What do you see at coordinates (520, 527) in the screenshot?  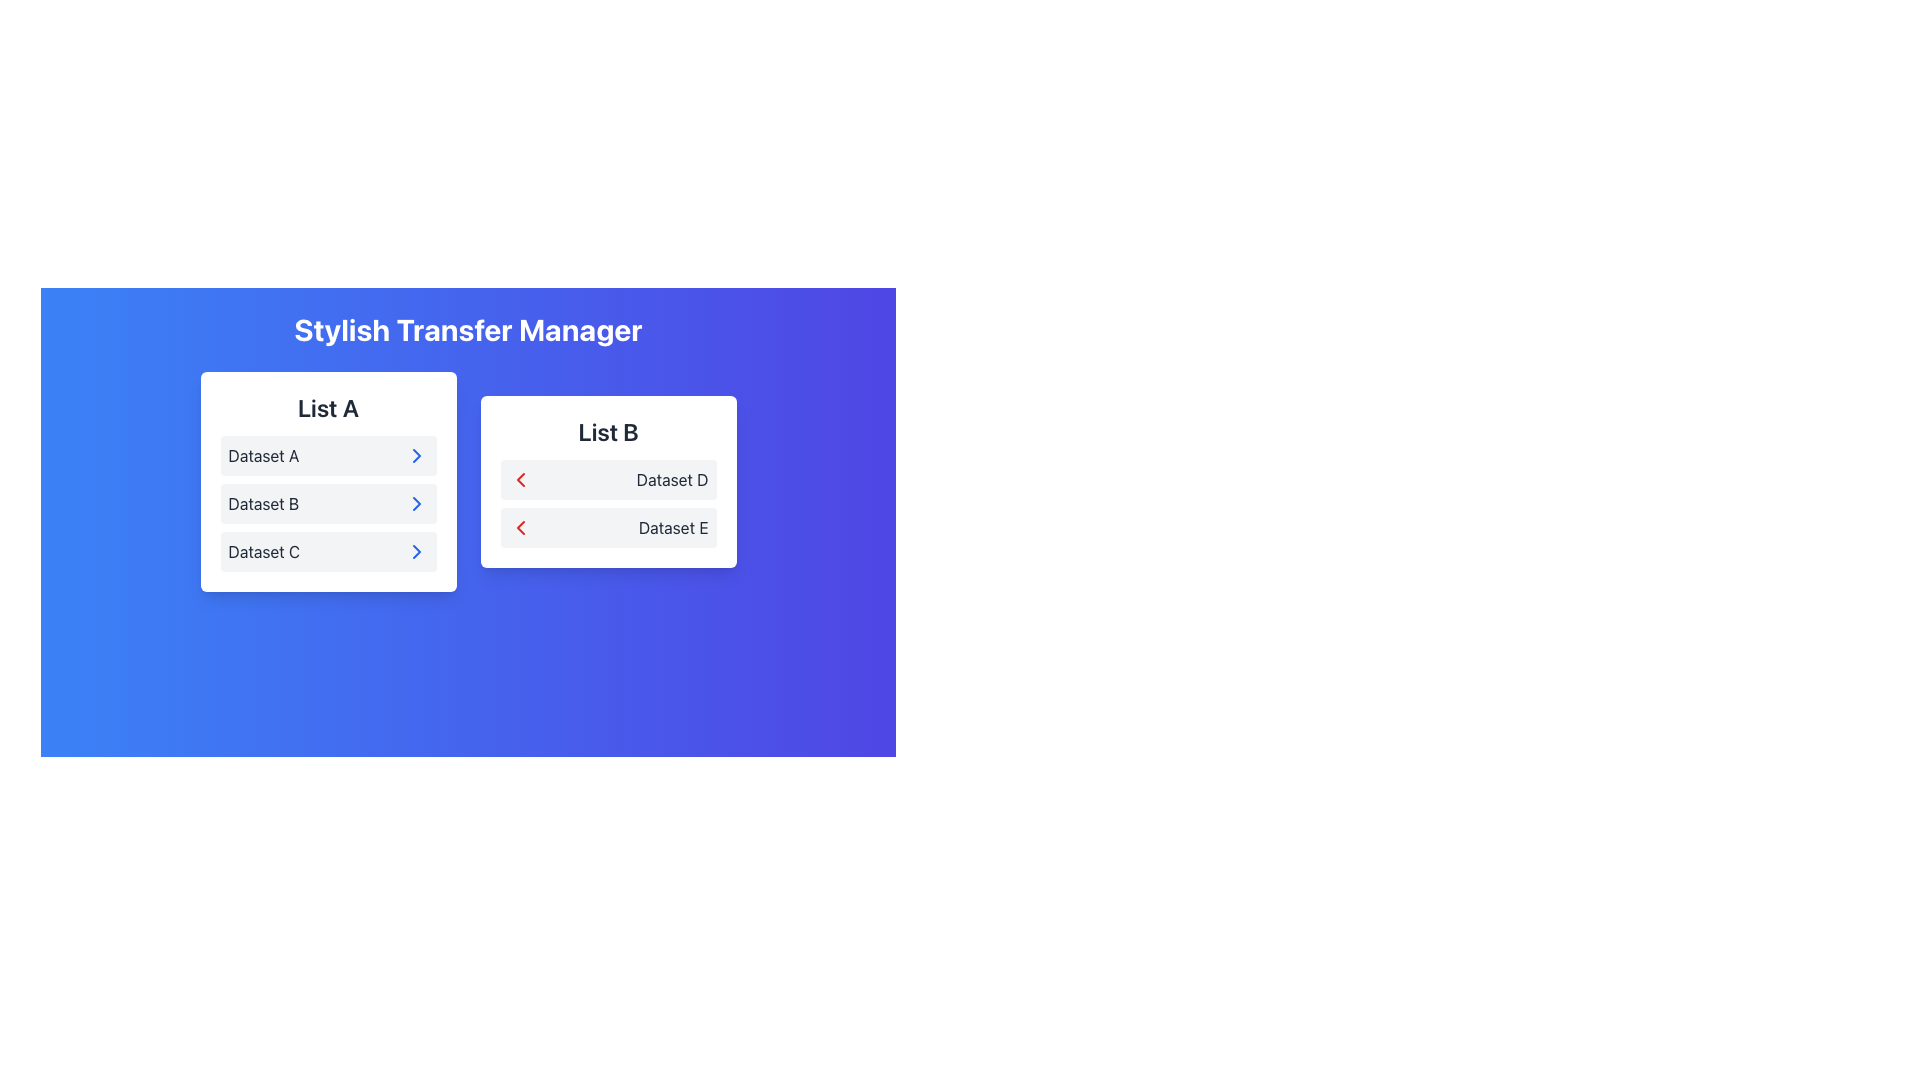 I see `the left chevron icon located in the top-left corner of the 'List B' box` at bounding box center [520, 527].